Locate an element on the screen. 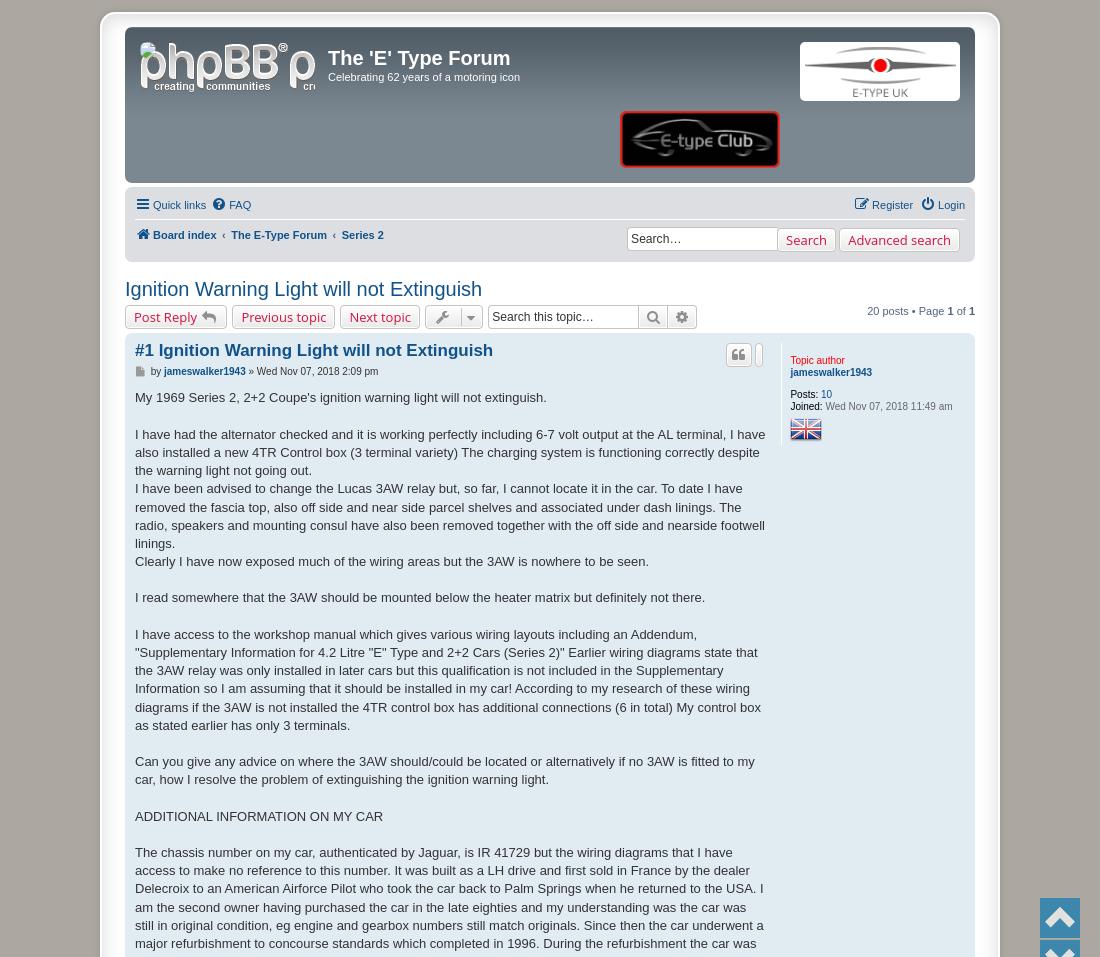  'I have had the alternator checked and it is working perfectly including 6-7 volt output at the AL terminal, I have also installed a new 4TR Control box (3 terminal variety) The charging system is functioning correctly despite the warning light not going out.' is located at coordinates (449, 450).